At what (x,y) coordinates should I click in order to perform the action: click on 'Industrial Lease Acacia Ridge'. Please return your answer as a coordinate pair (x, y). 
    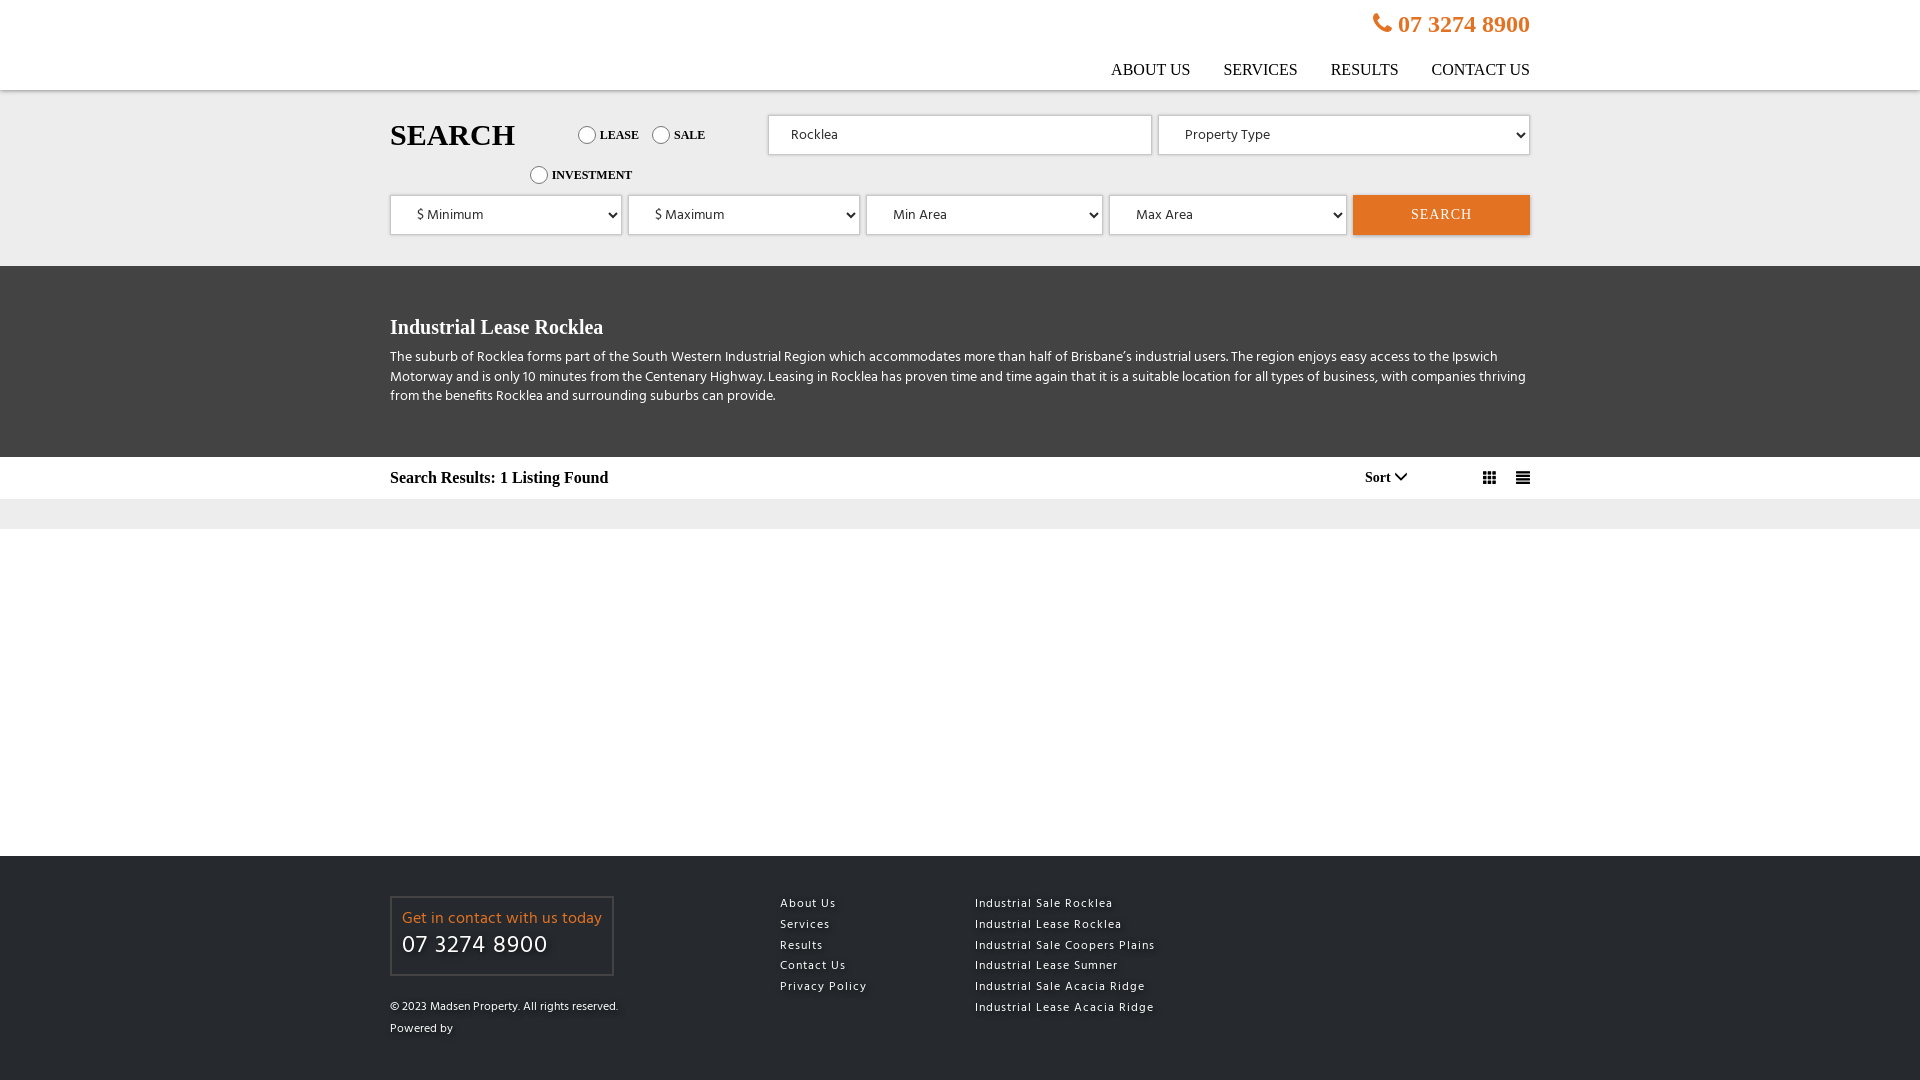
    Looking at the image, I should click on (1105, 1008).